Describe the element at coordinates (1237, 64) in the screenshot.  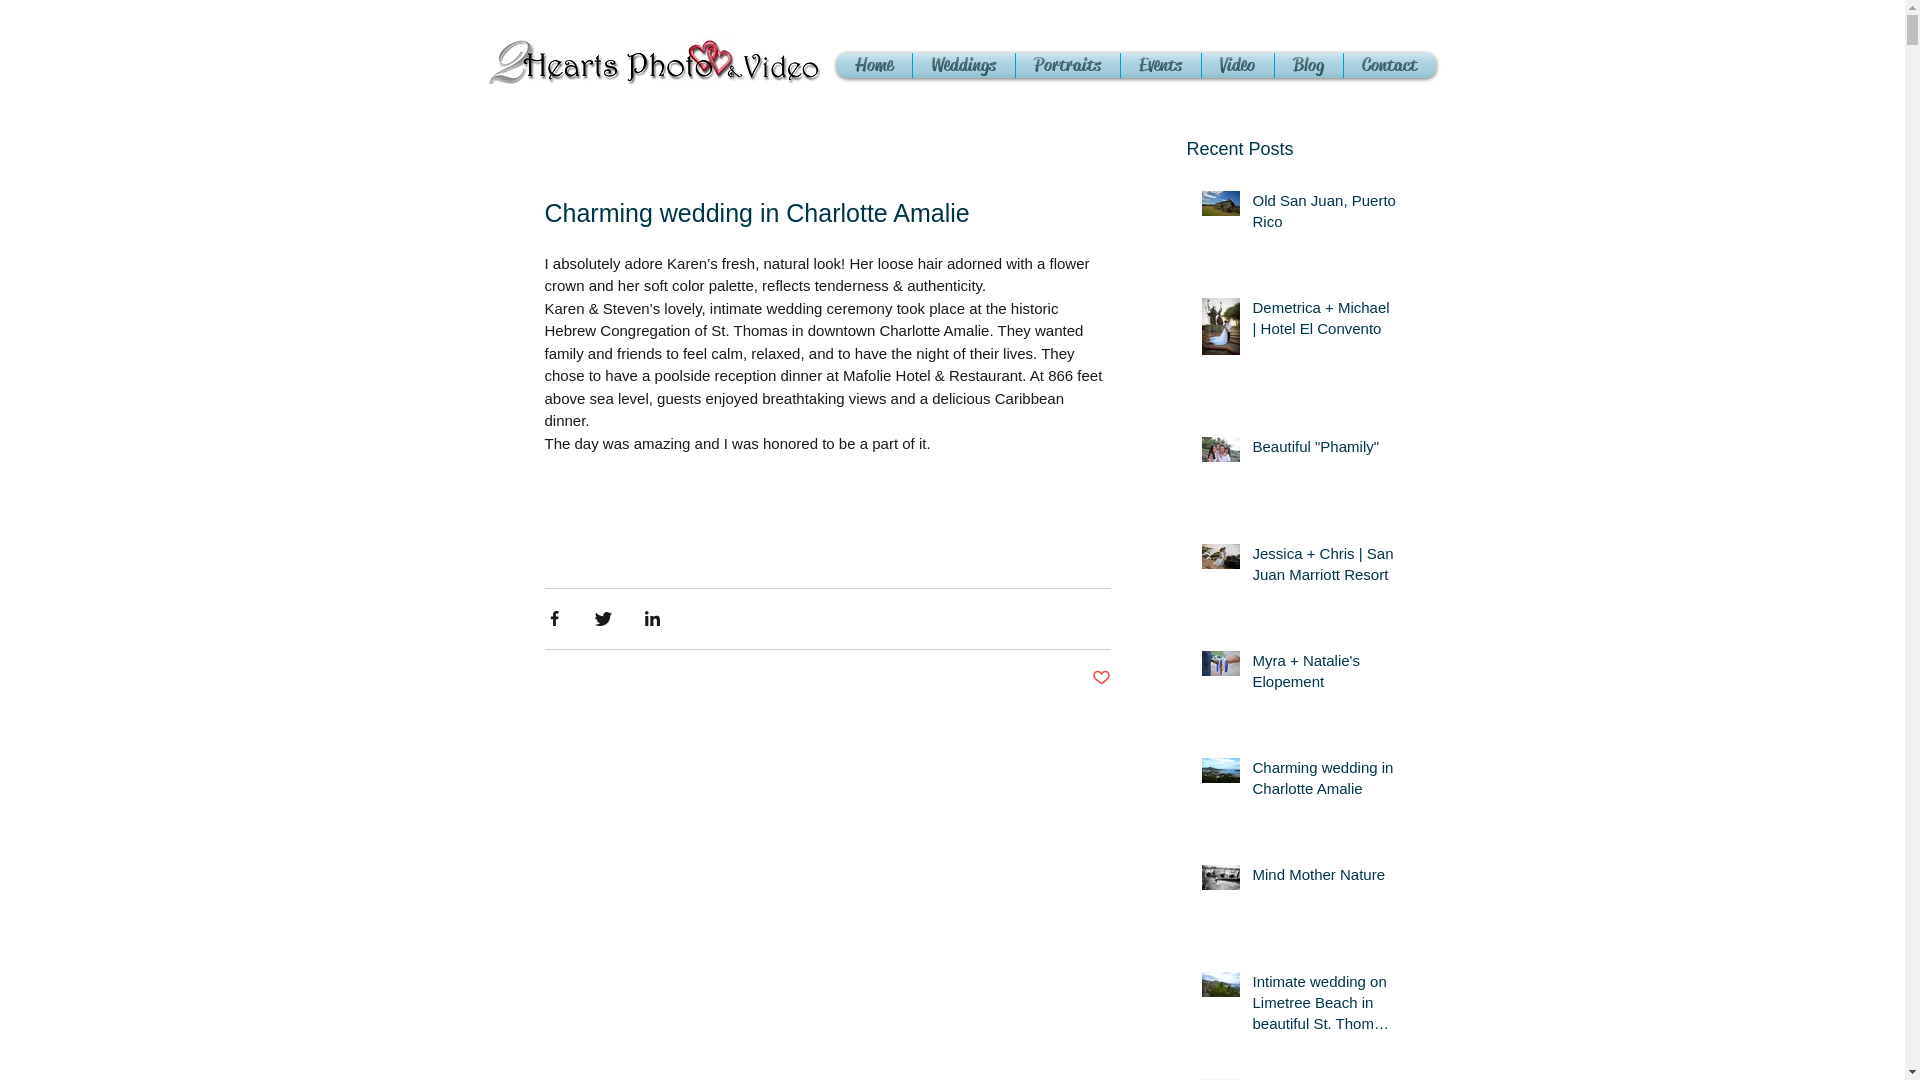
I see `'Video'` at that location.